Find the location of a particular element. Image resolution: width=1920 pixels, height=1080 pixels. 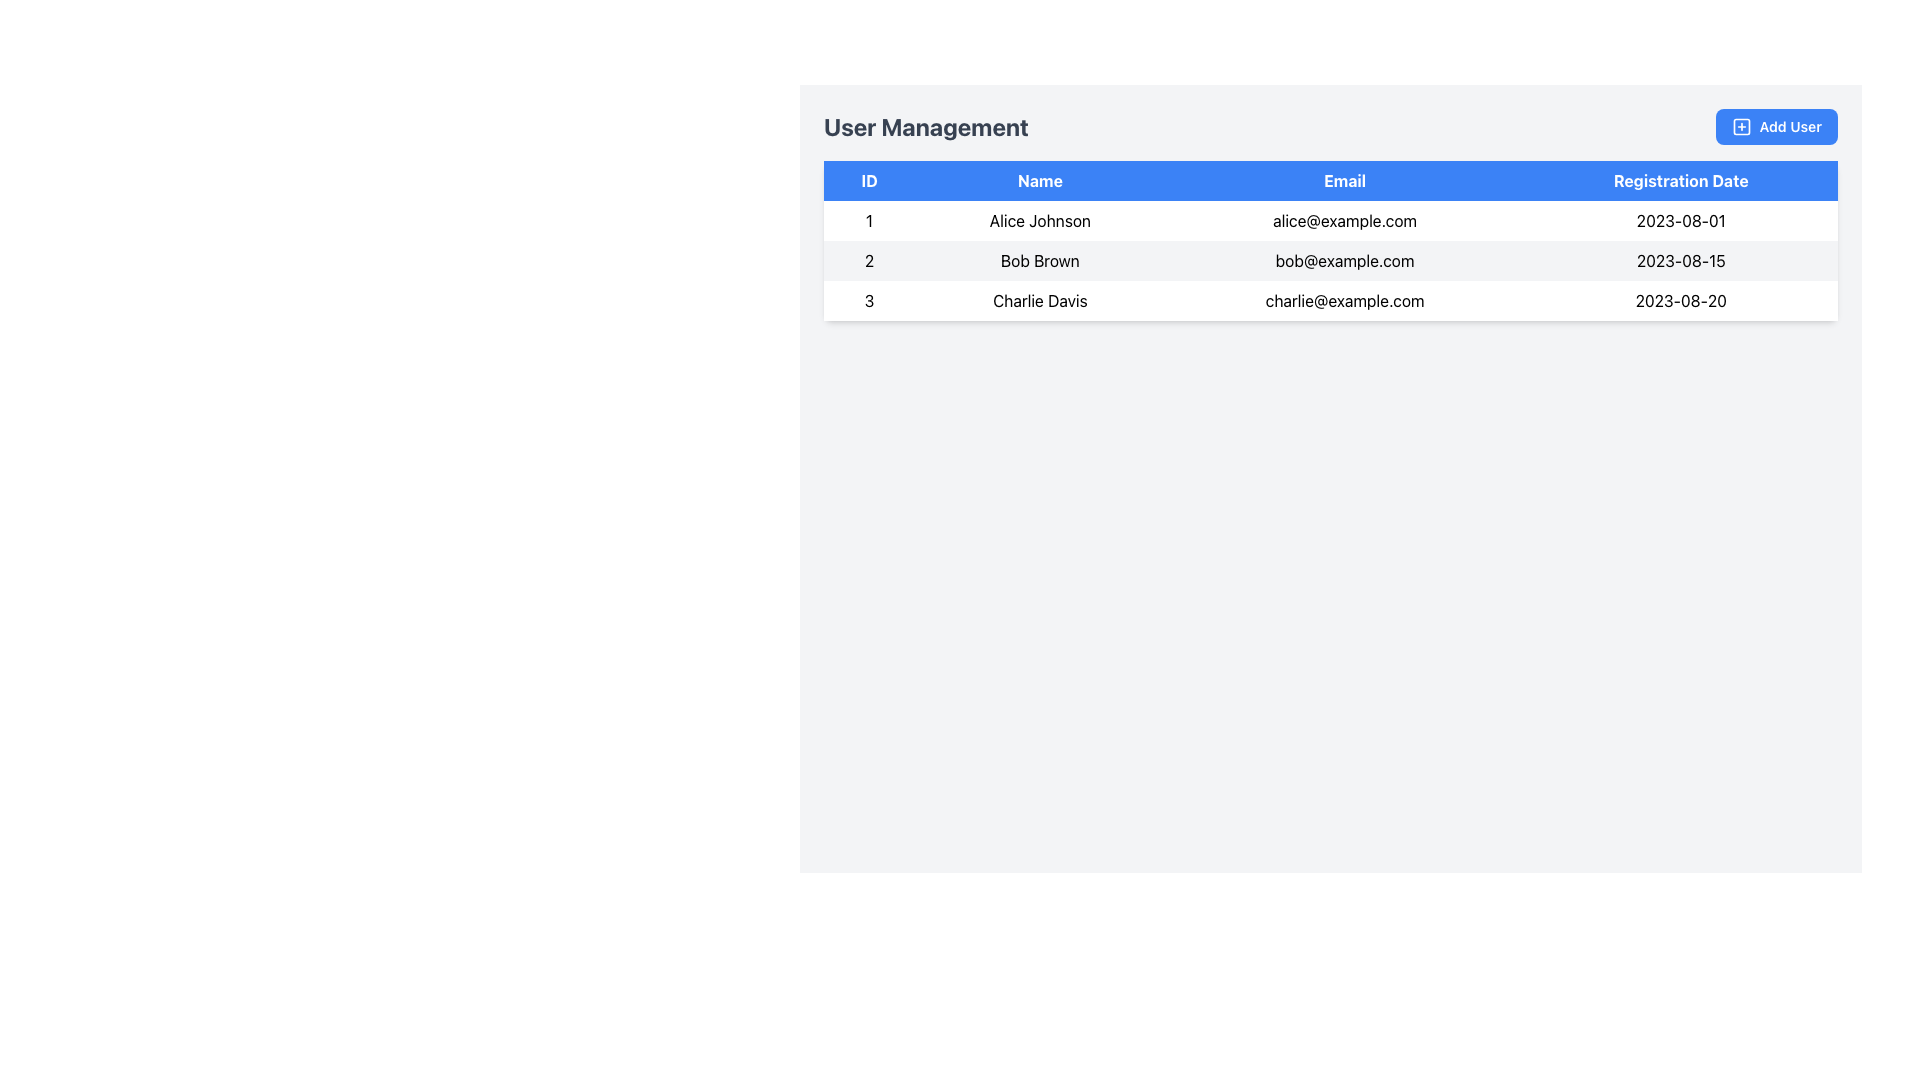

the Text Label displaying the email for user 'Bob Brown' in the user management interface is located at coordinates (1345, 260).